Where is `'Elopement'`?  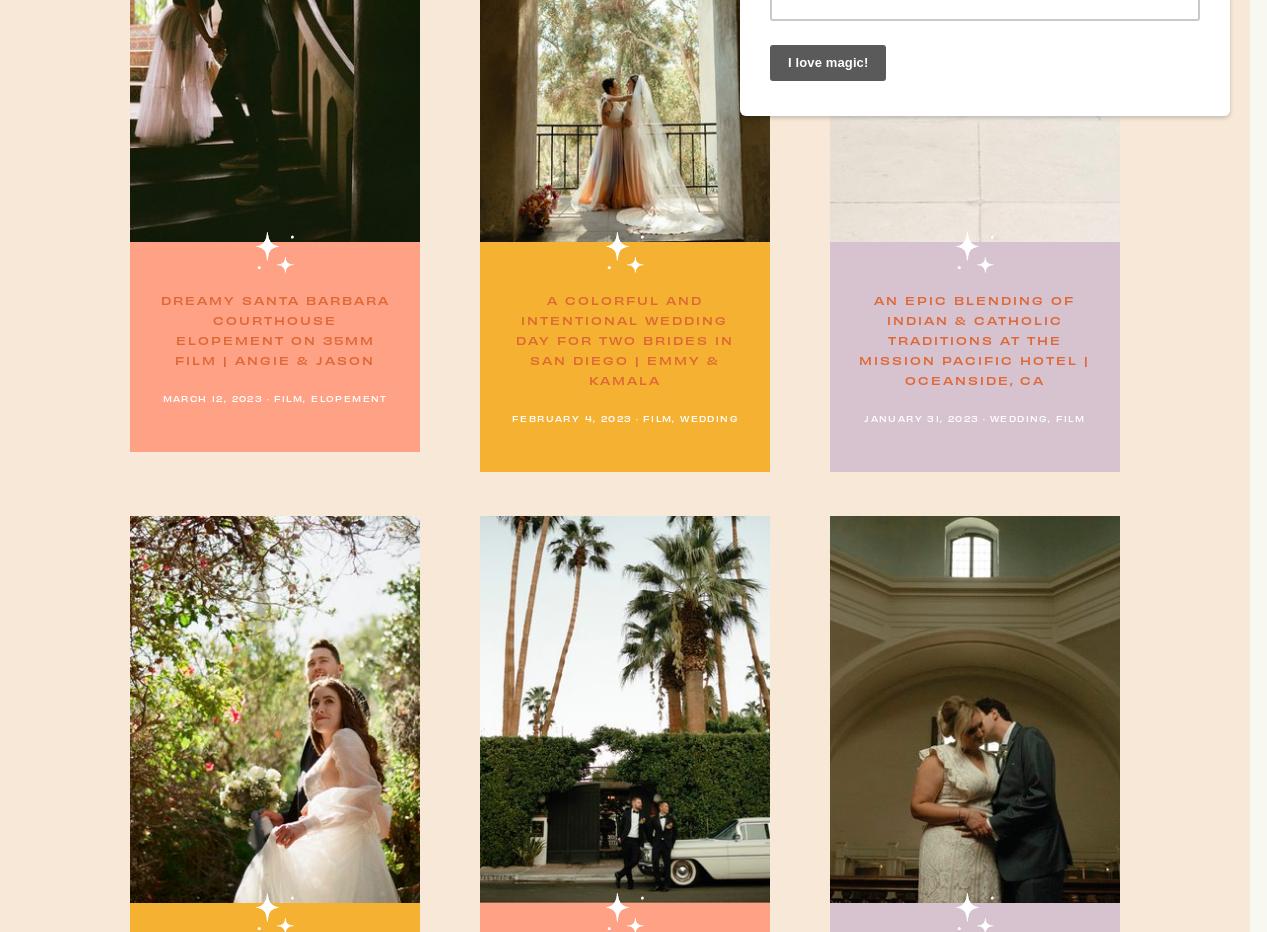 'Elopement' is located at coordinates (349, 396).